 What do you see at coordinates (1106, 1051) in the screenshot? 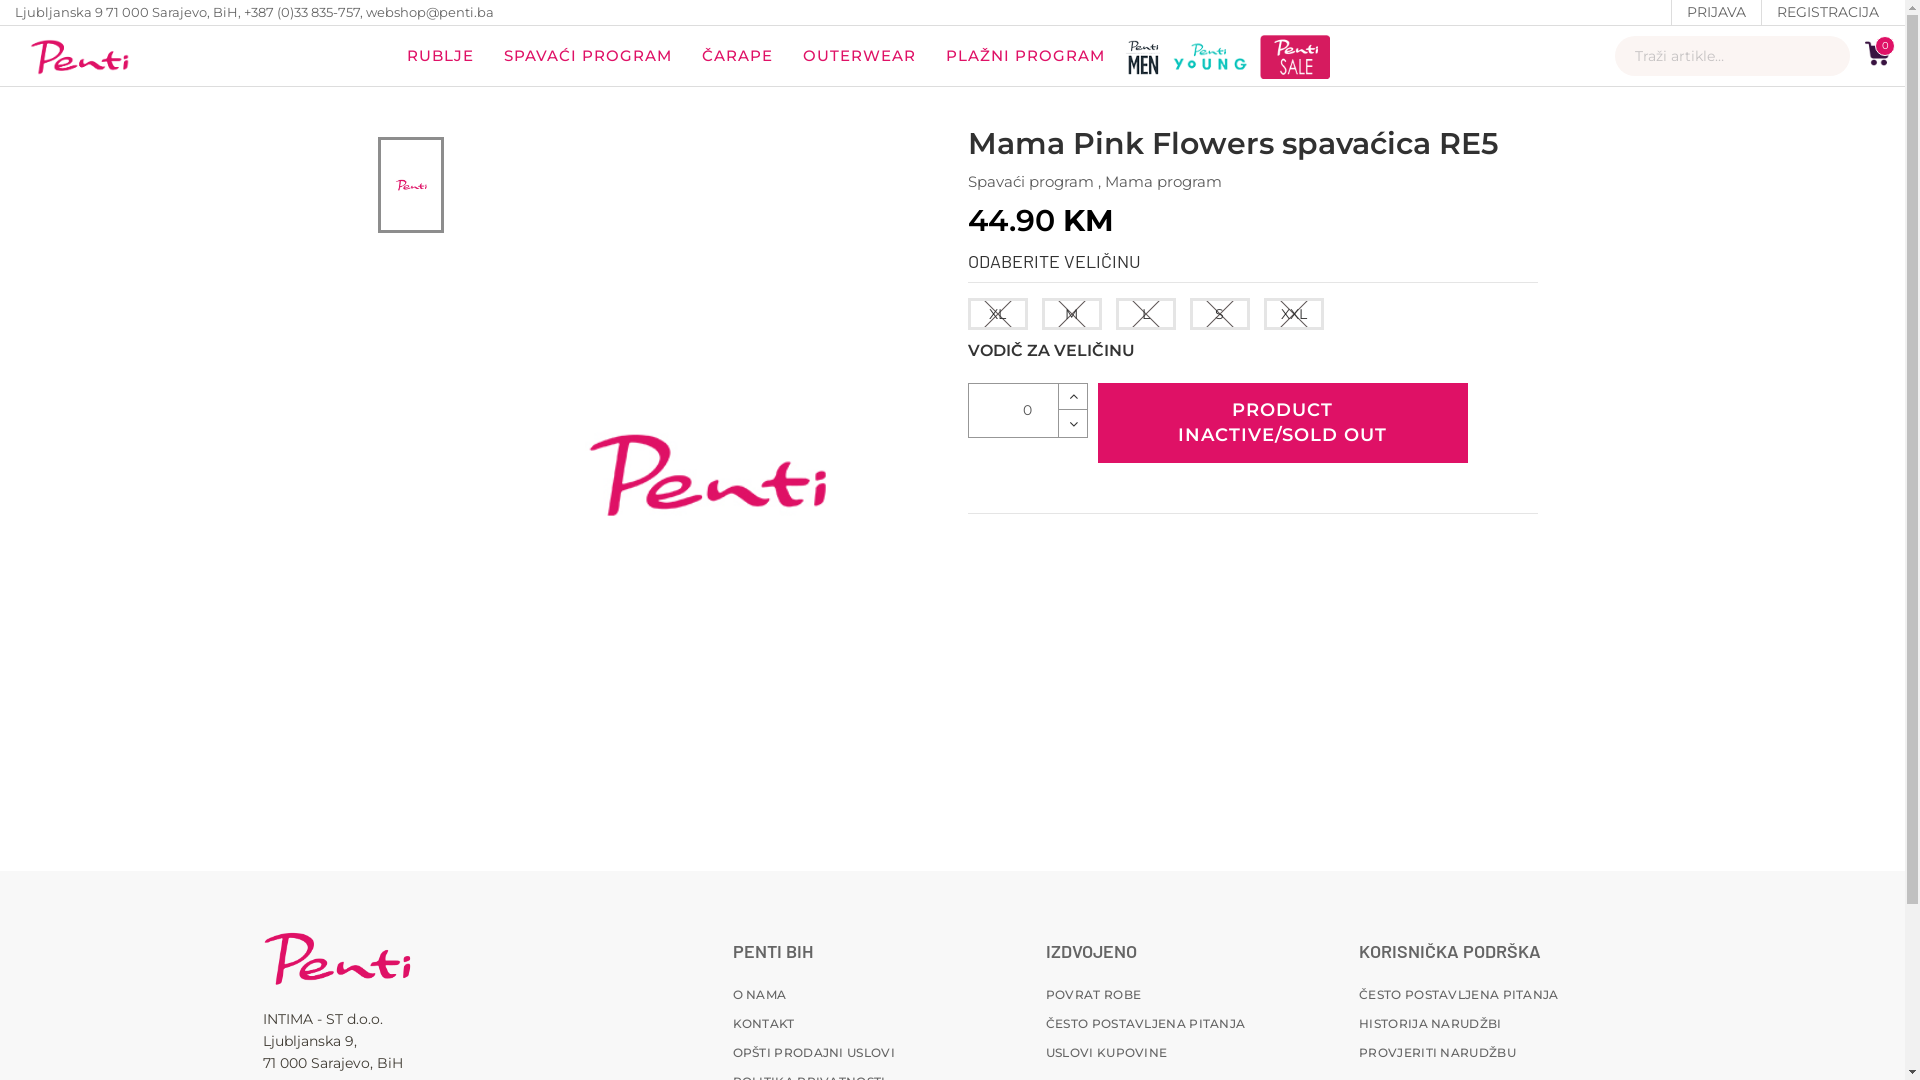
I see `'USLOVI KUPOVINE'` at bounding box center [1106, 1051].